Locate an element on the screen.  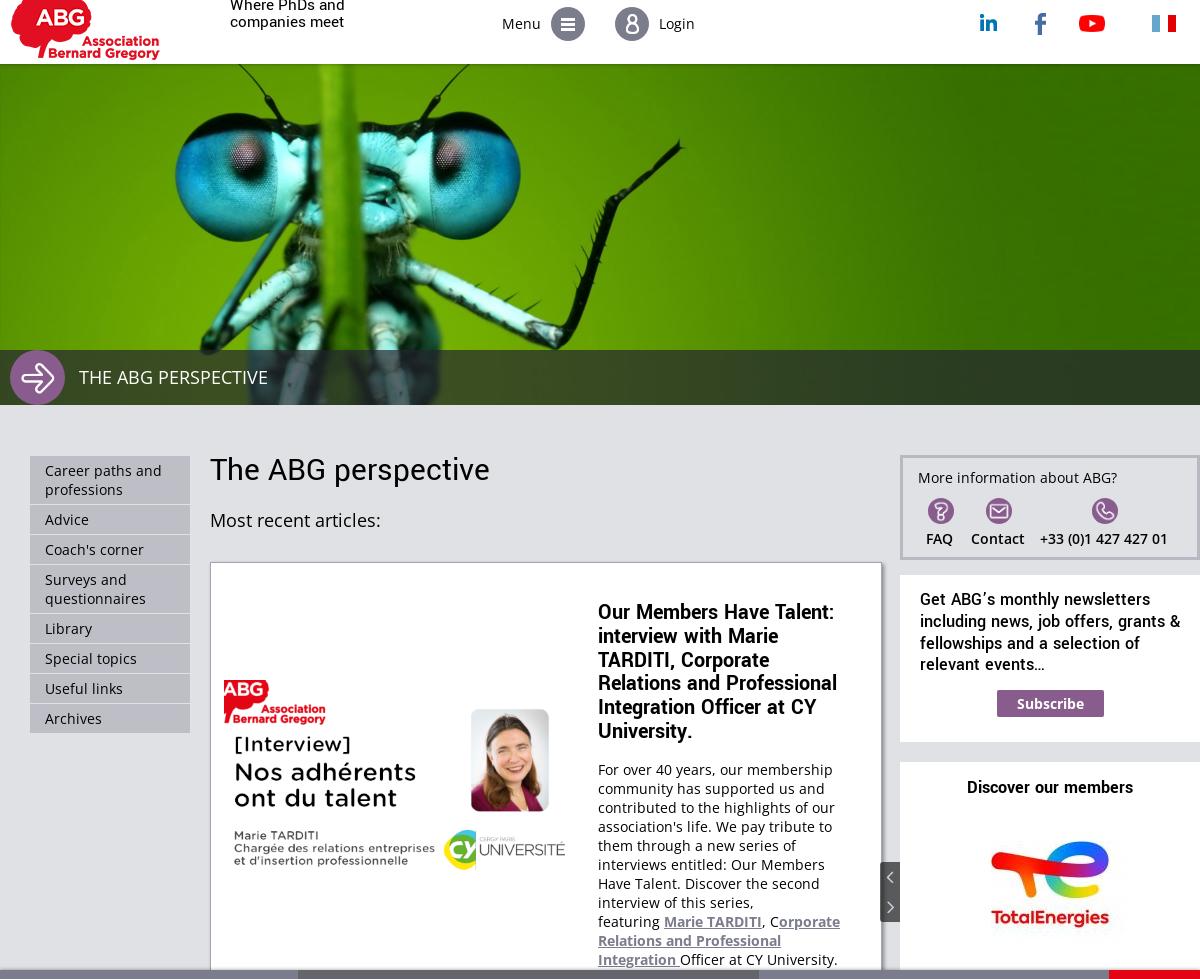
'FAQ' is located at coordinates (939, 537).